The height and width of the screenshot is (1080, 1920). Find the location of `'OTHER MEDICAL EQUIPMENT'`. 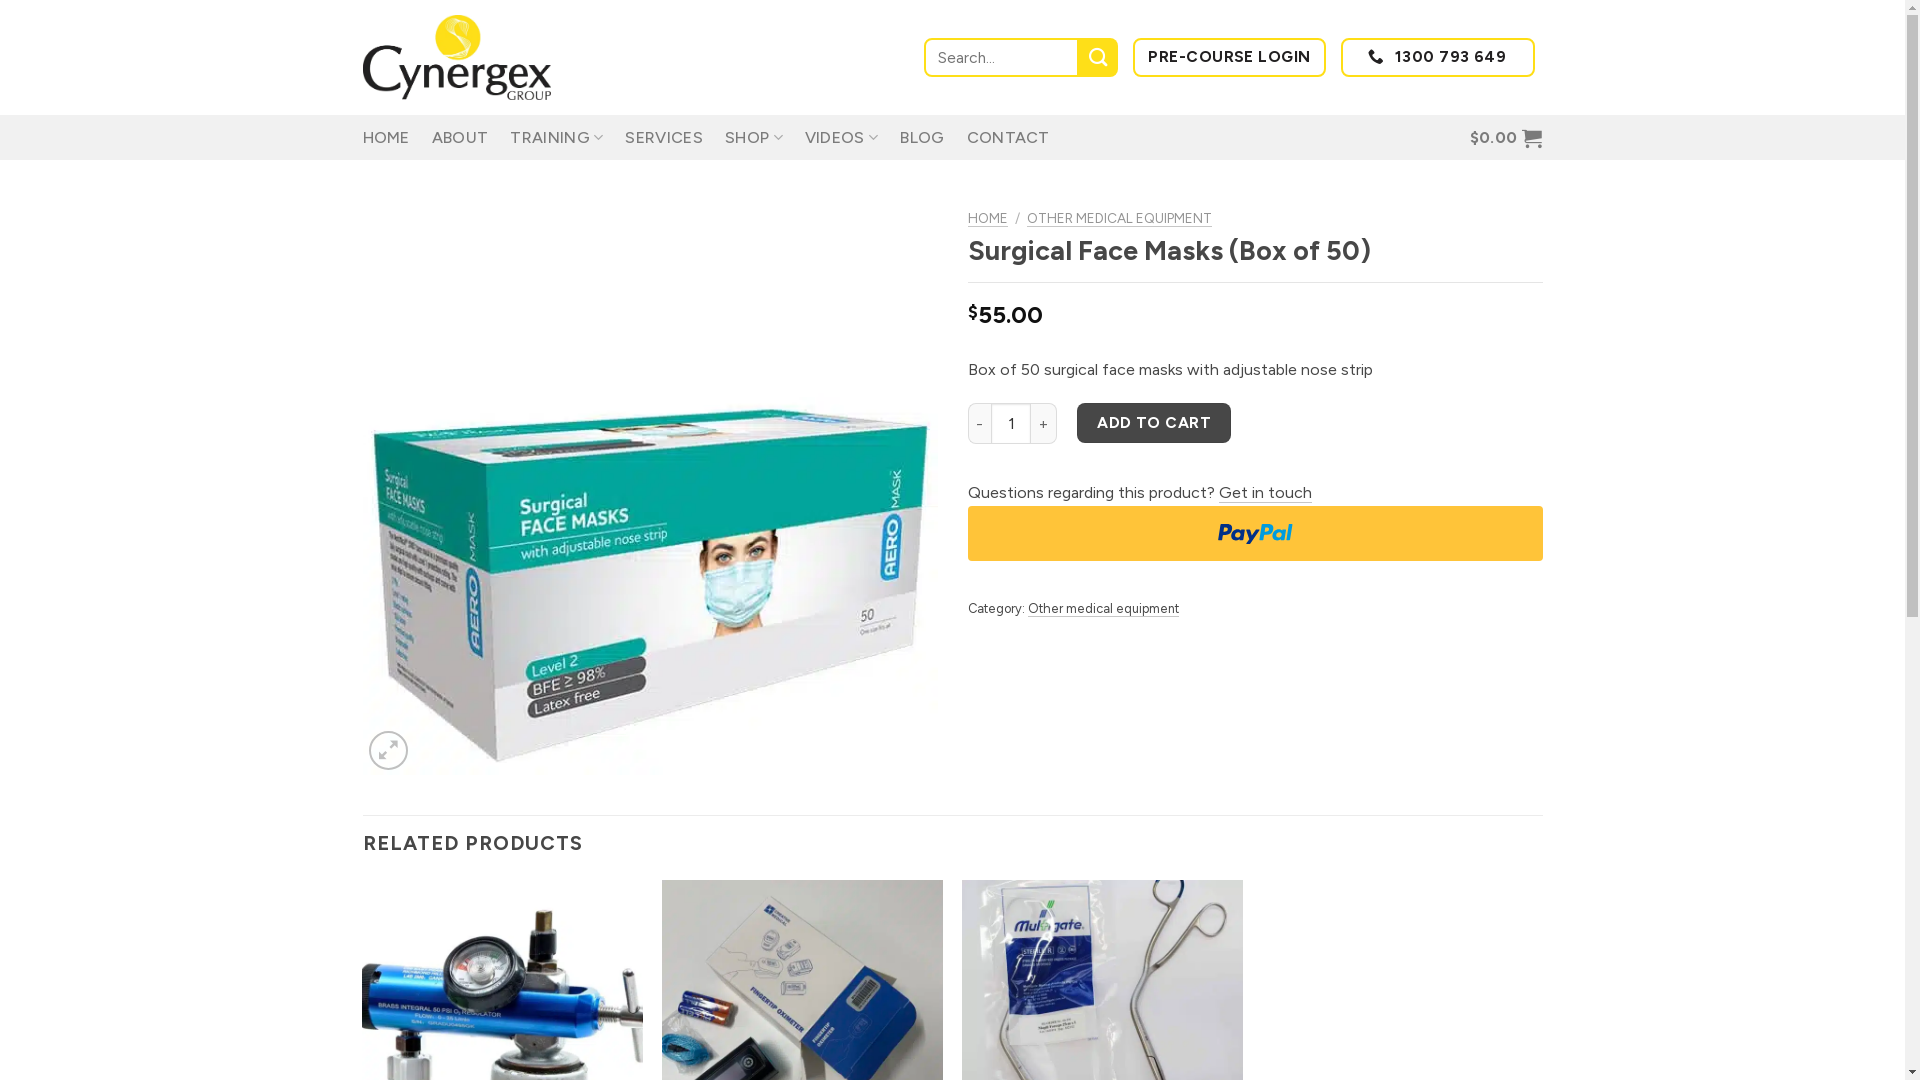

'OTHER MEDICAL EQUIPMENT' is located at coordinates (1118, 218).